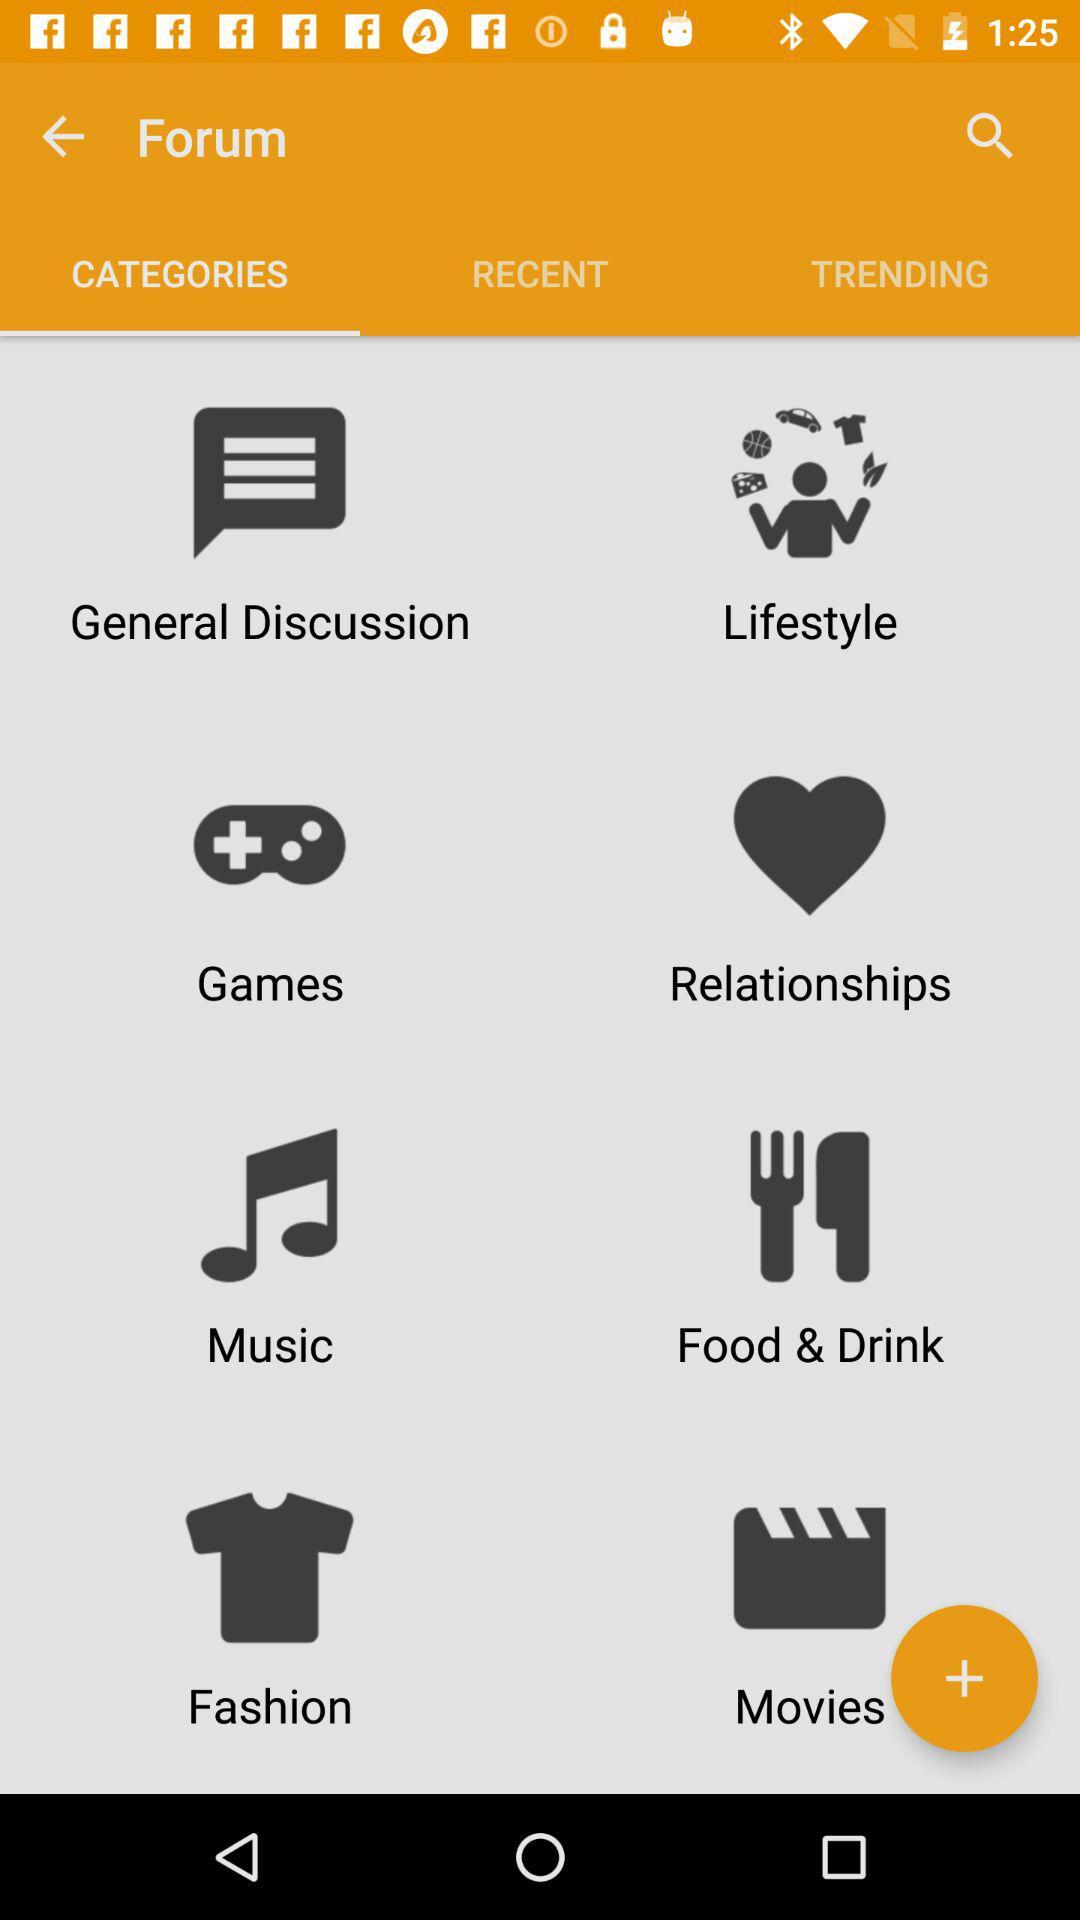 The width and height of the screenshot is (1080, 1920). What do you see at coordinates (990, 135) in the screenshot?
I see `item above trending item` at bounding box center [990, 135].